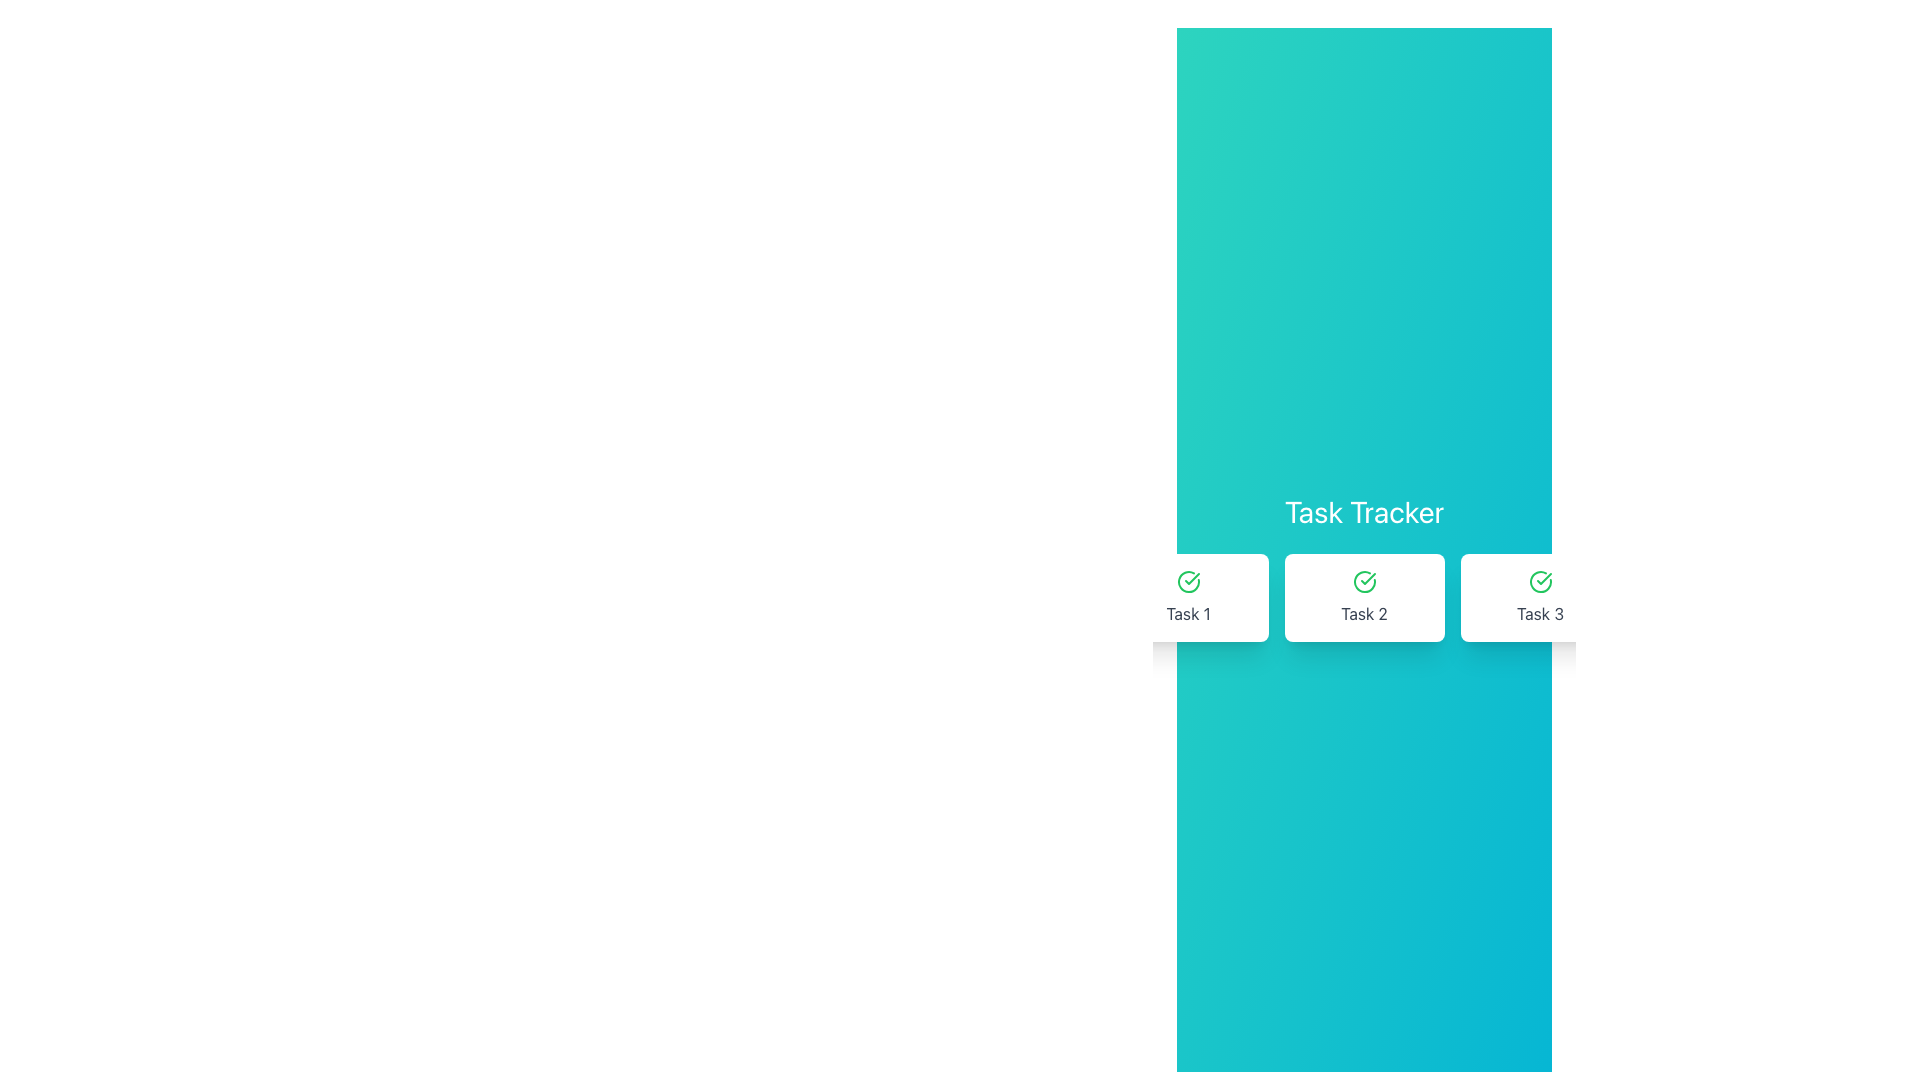 The width and height of the screenshot is (1920, 1080). I want to click on the title text element that indicates the purpose of the task management interface to trigger a tooltip or visual effect, so click(1363, 511).